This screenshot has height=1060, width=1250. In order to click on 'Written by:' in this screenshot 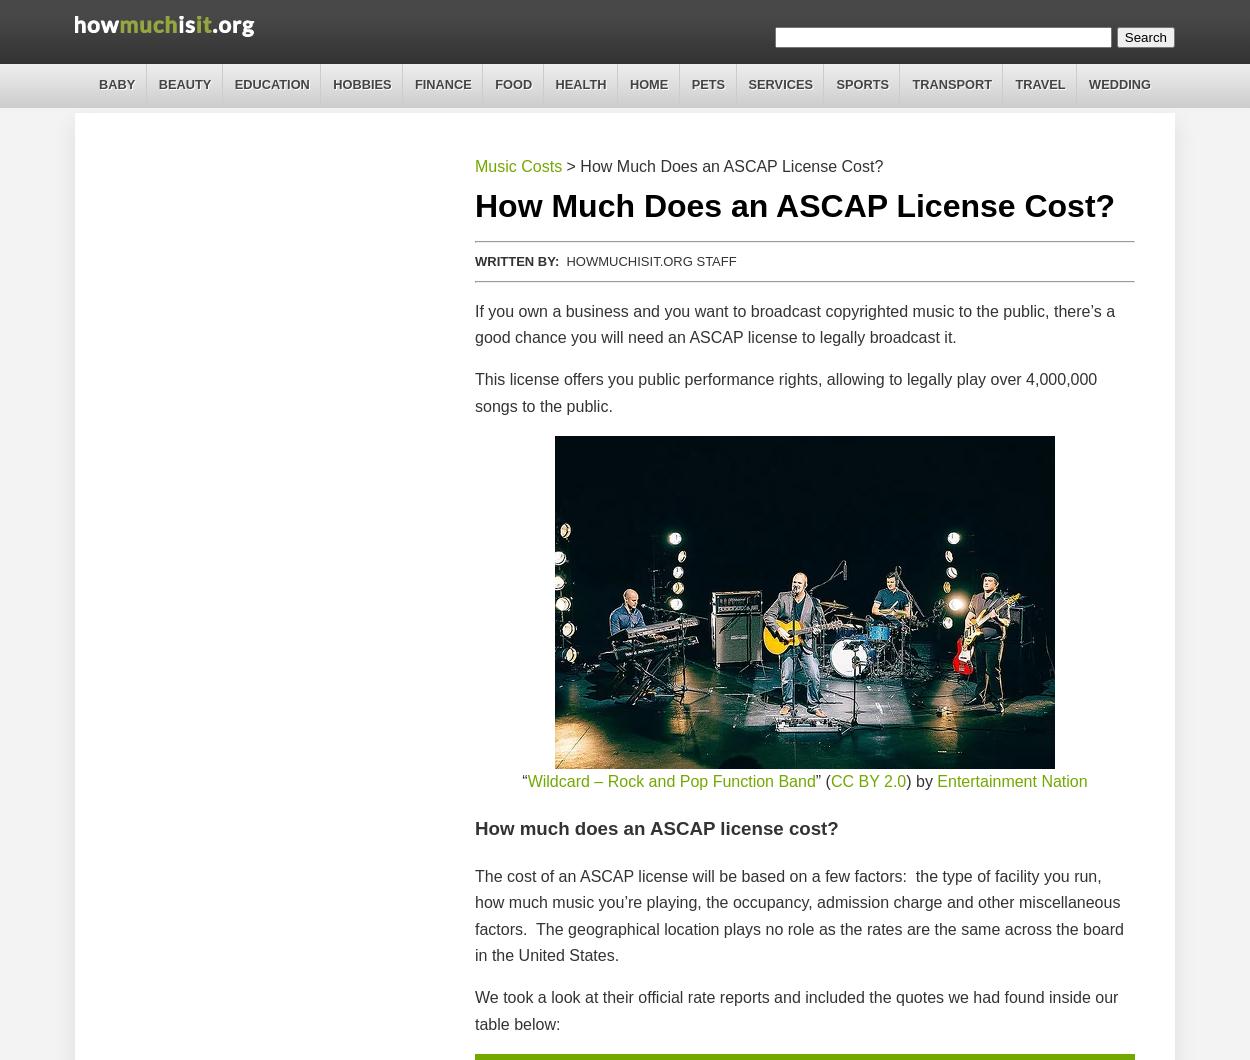, I will do `click(517, 260)`.